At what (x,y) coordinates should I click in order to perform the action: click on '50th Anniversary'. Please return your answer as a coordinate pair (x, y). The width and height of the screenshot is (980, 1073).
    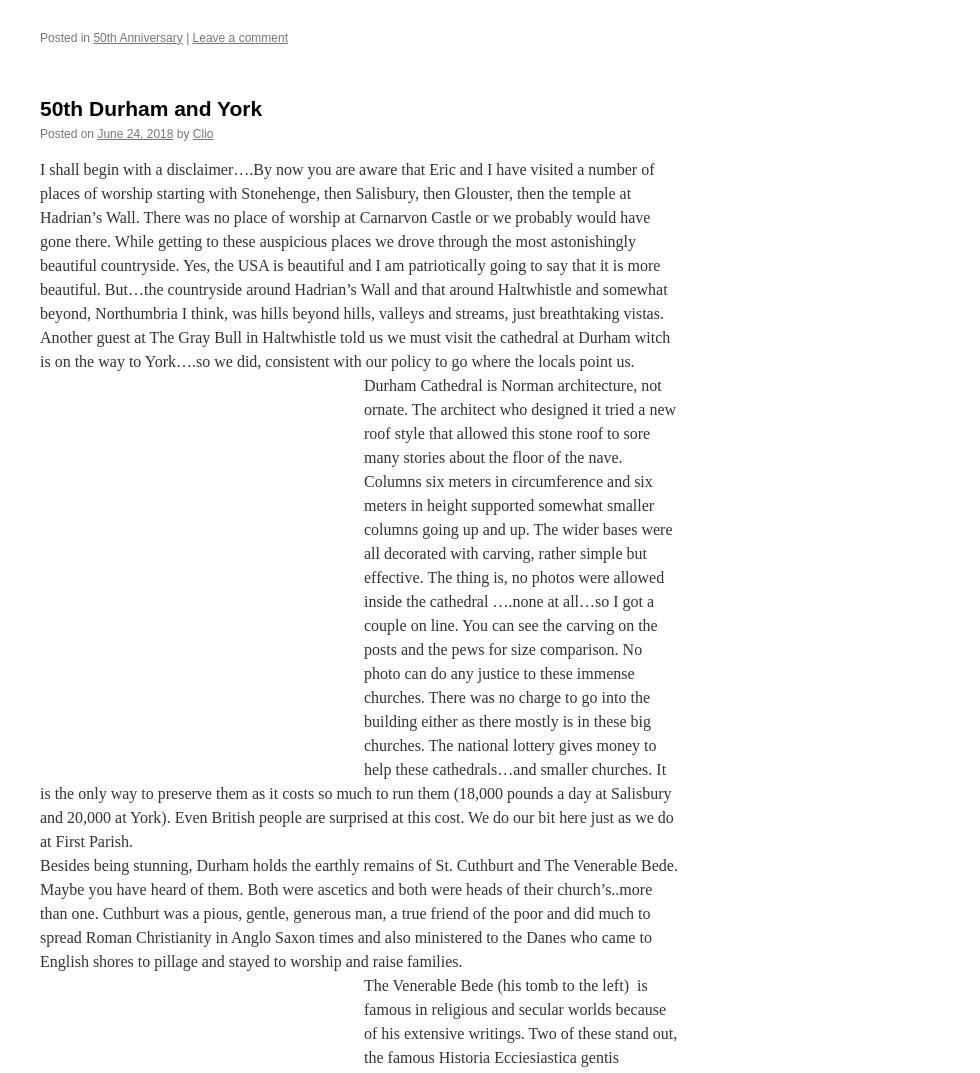
    Looking at the image, I should click on (137, 36).